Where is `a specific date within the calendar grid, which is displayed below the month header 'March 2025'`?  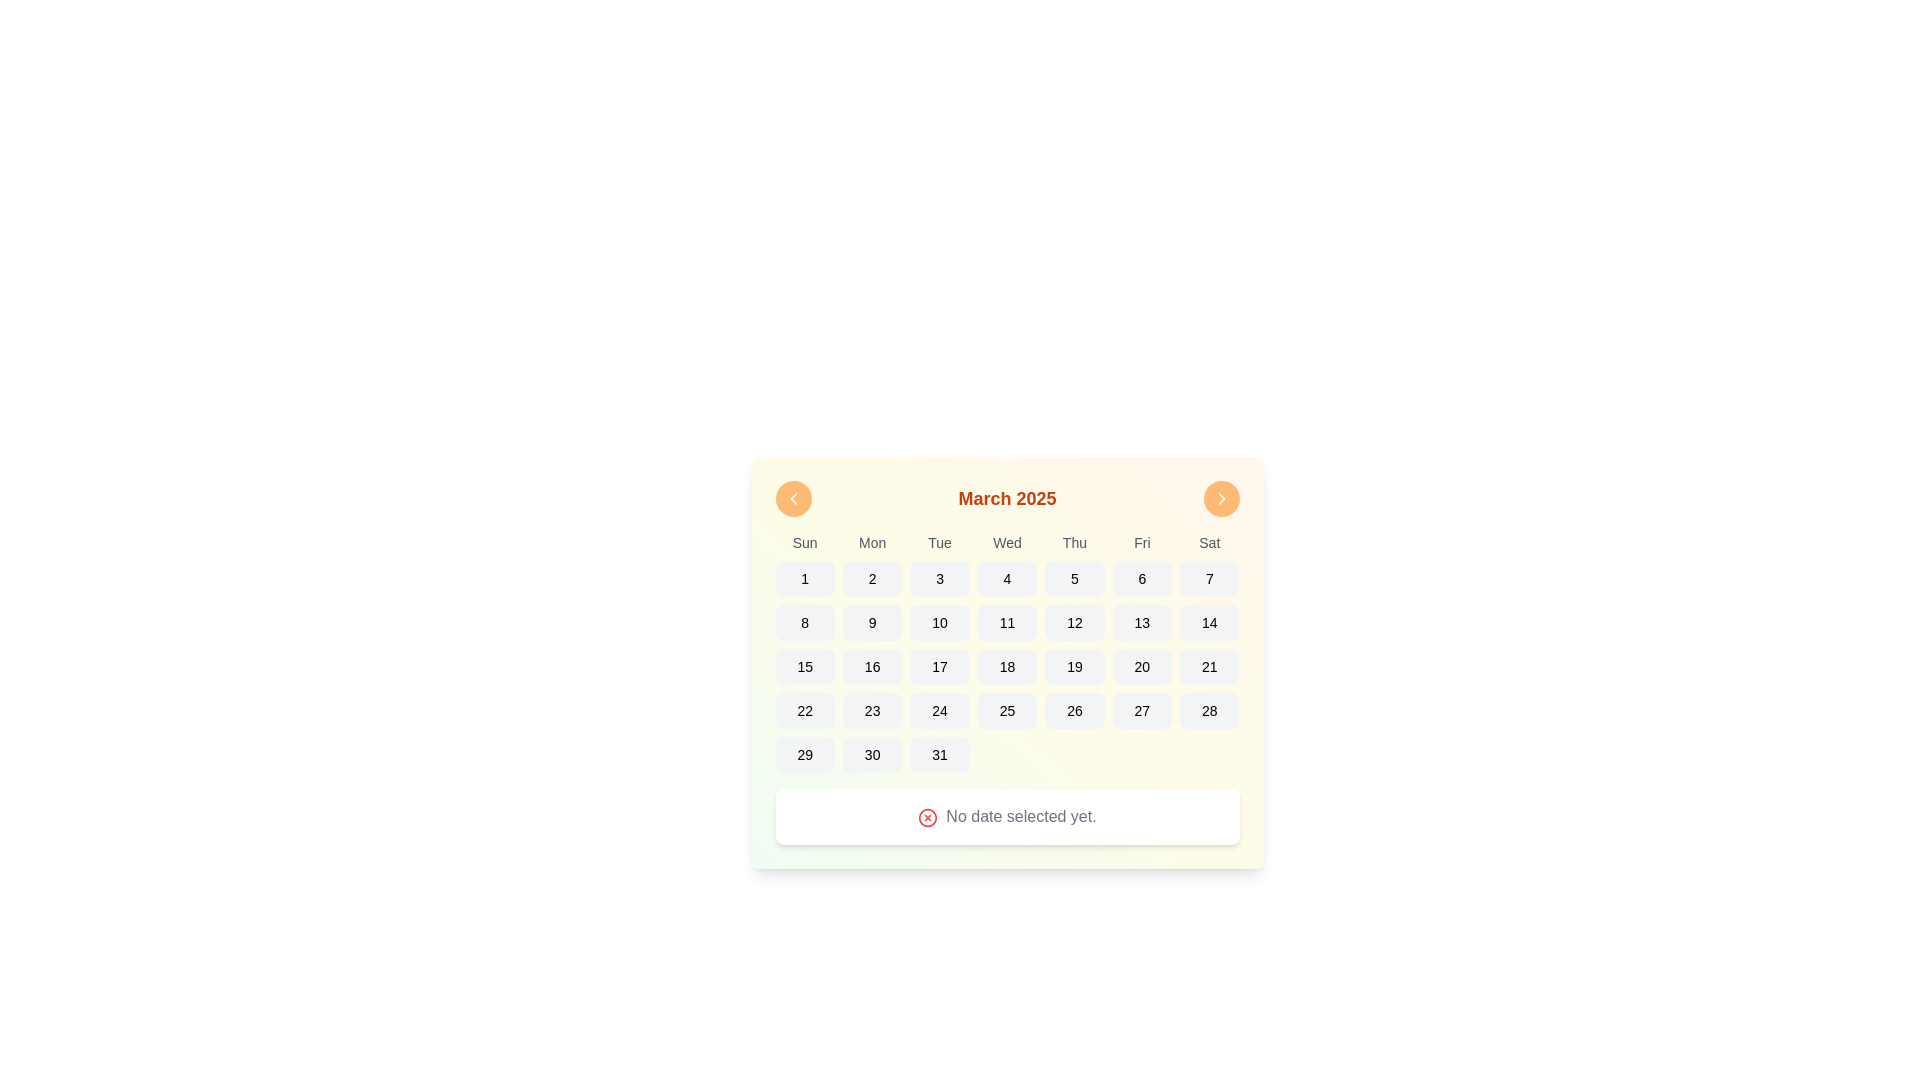 a specific date within the calendar grid, which is displayed below the month header 'March 2025' is located at coordinates (1007, 652).